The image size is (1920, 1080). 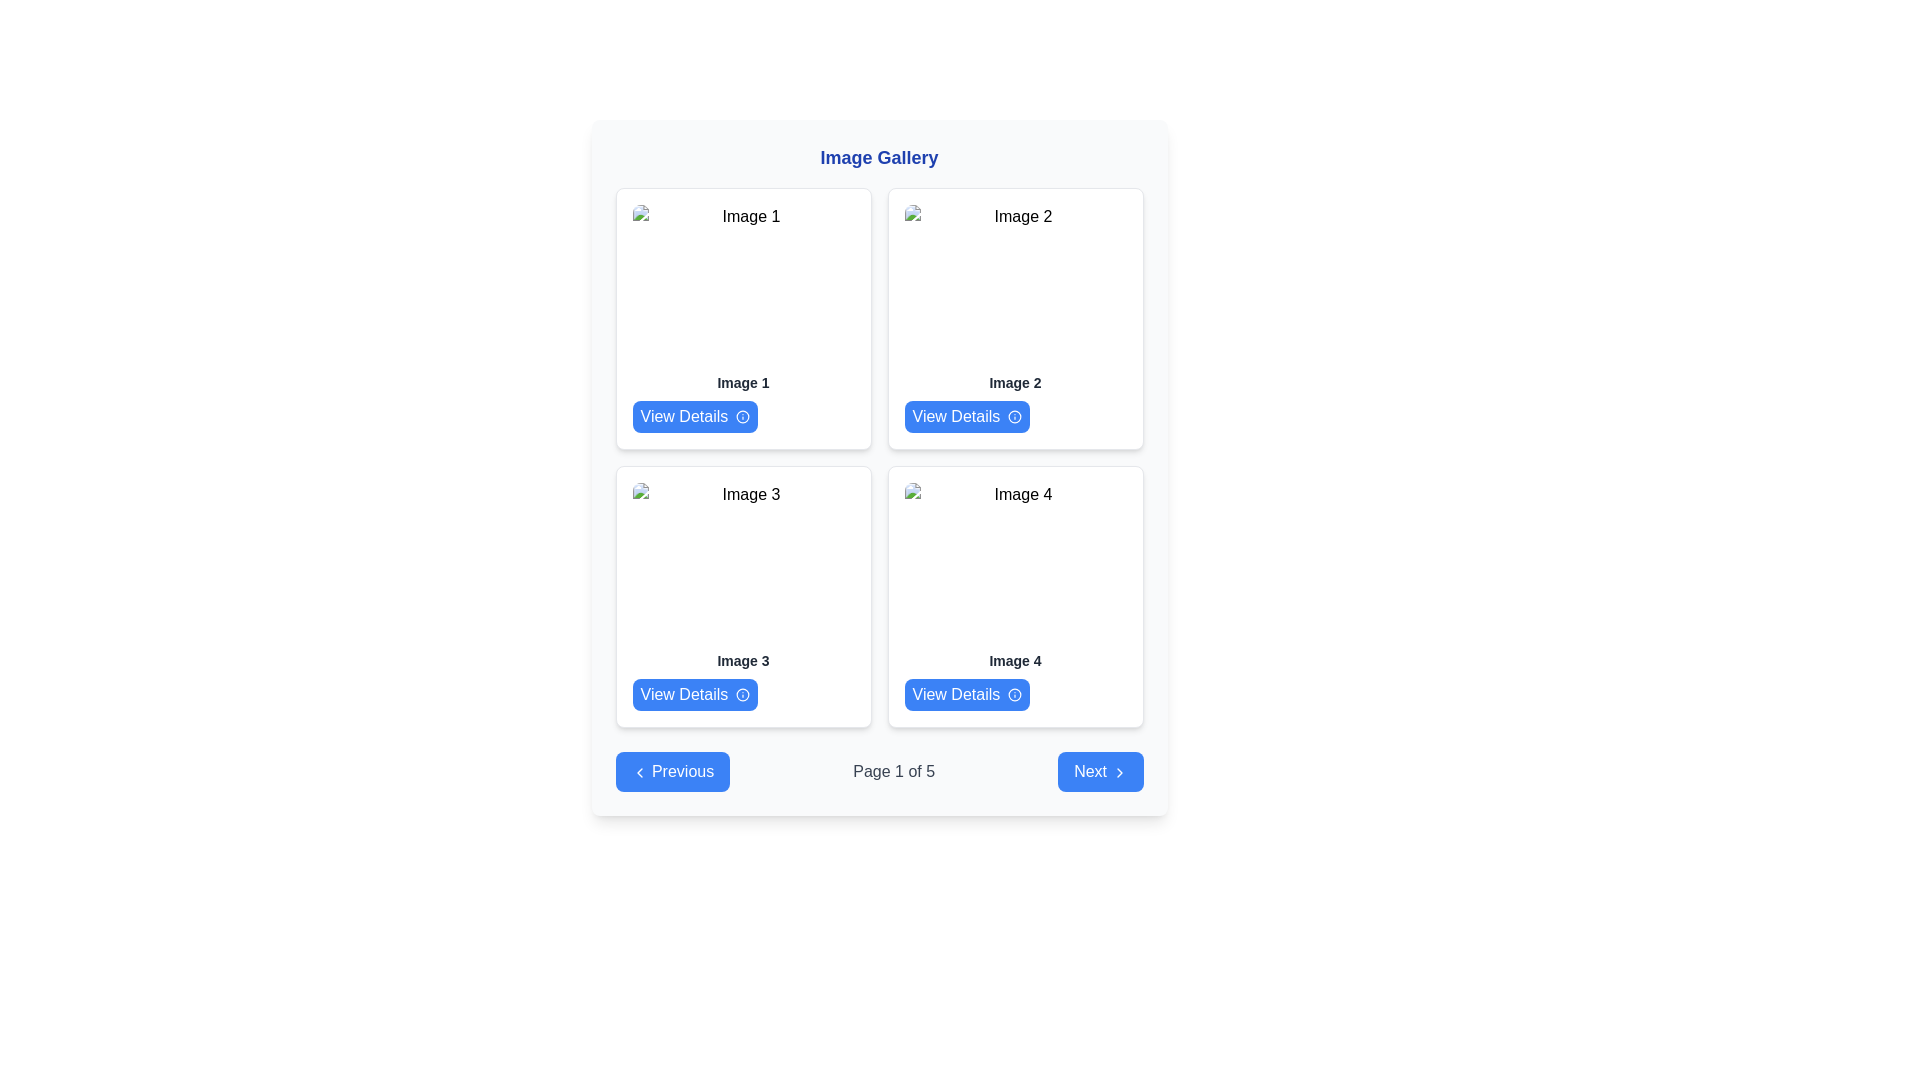 What do you see at coordinates (695, 693) in the screenshot?
I see `the button located below the title 'Image 3' in the image gallery` at bounding box center [695, 693].